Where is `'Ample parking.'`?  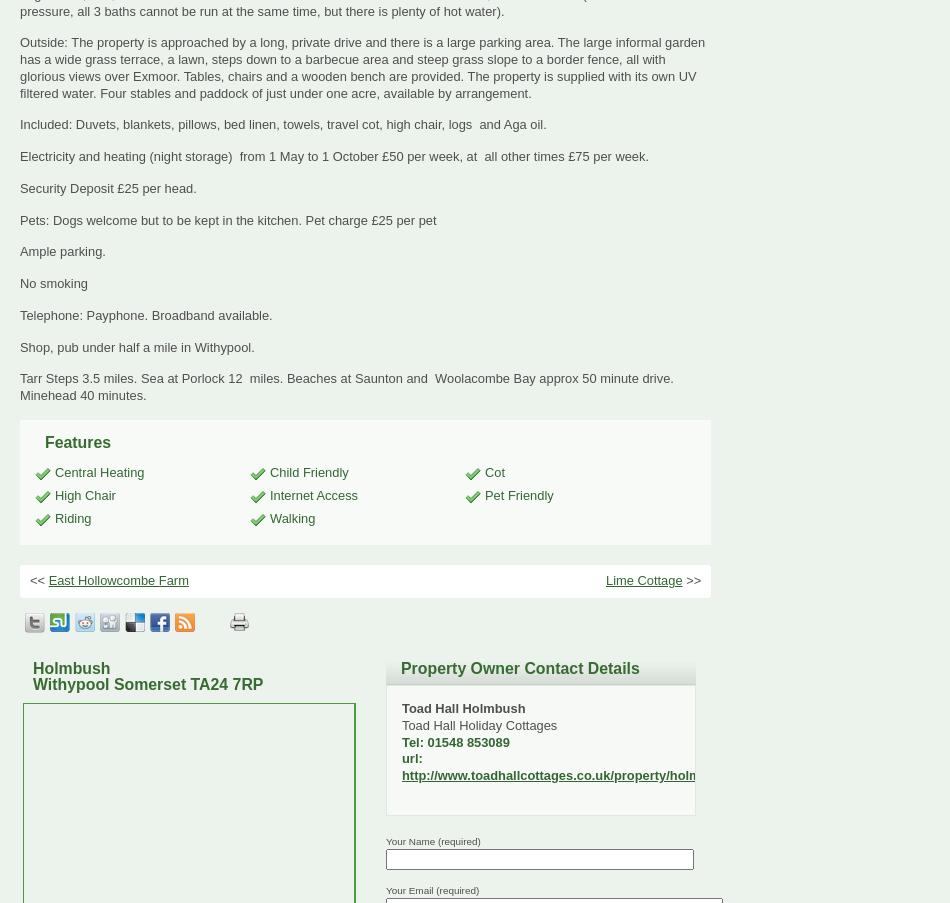 'Ample parking.' is located at coordinates (62, 251).